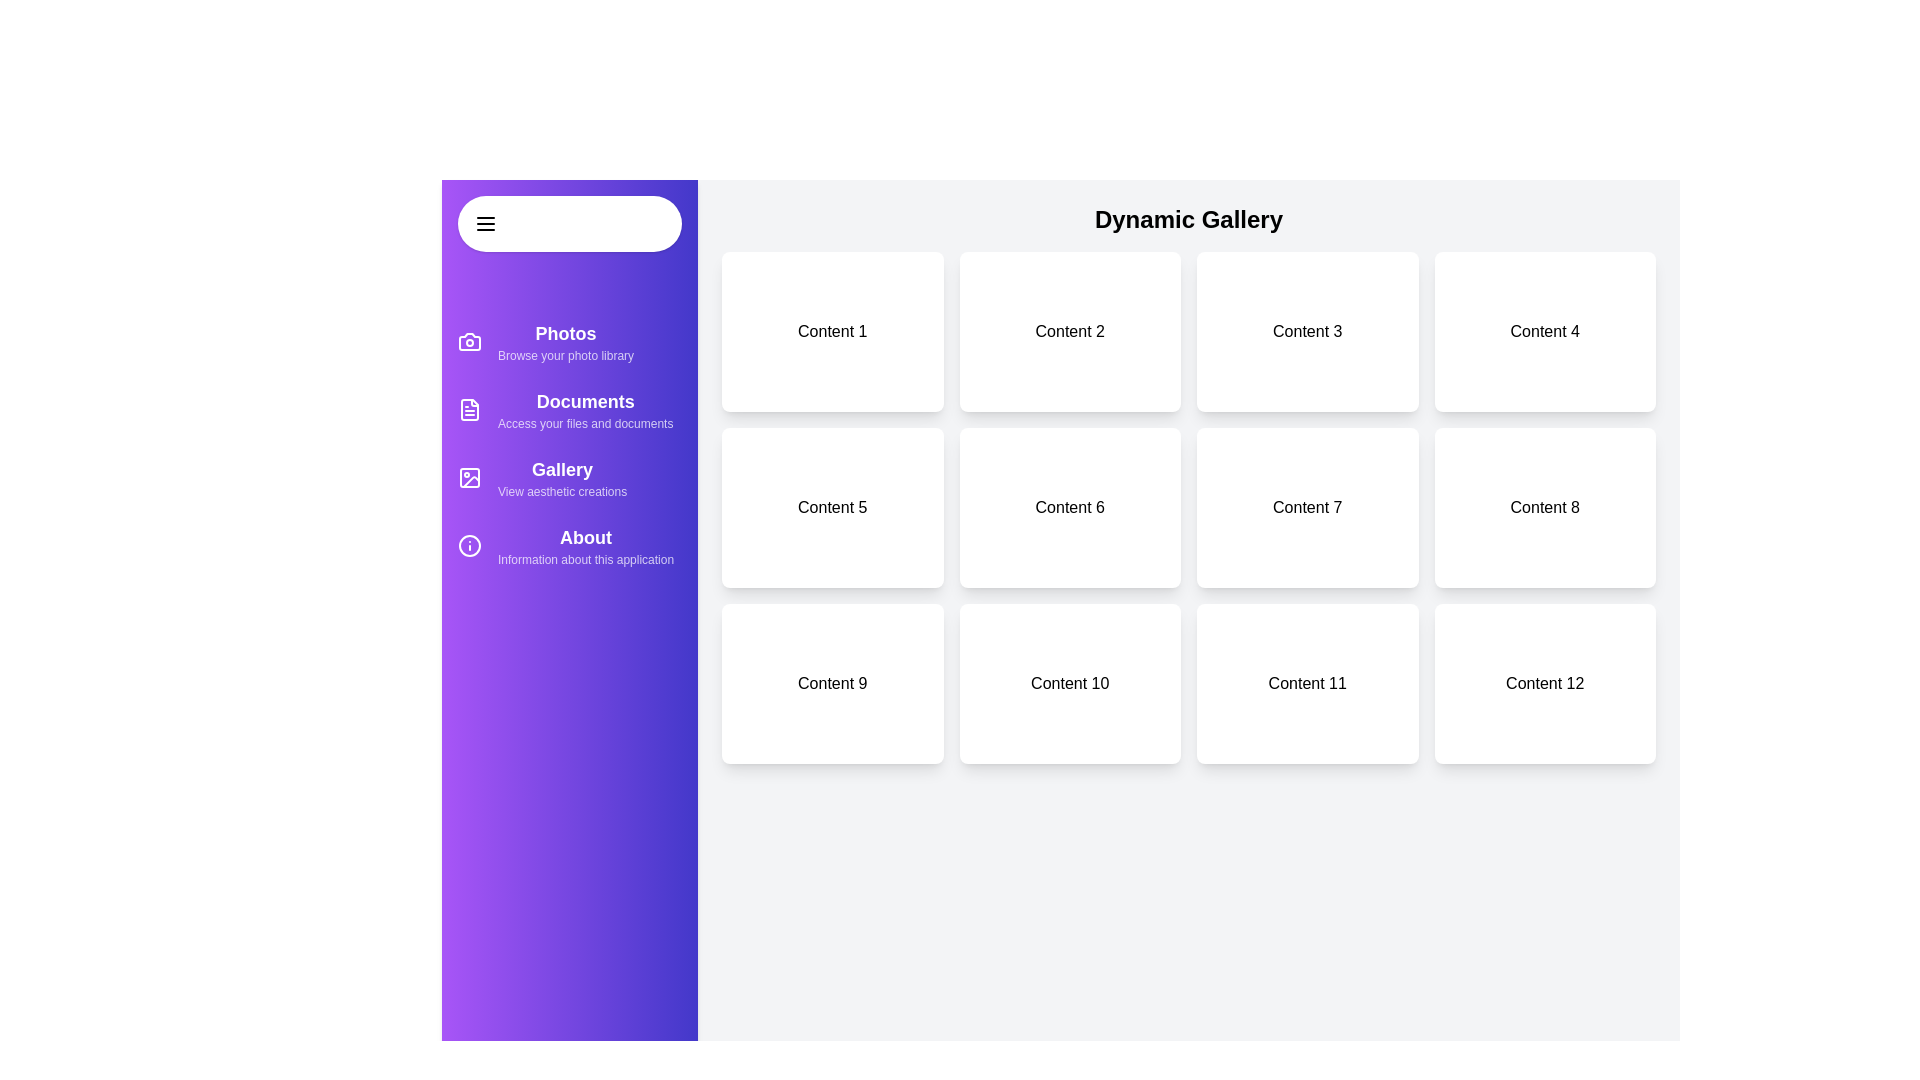 The width and height of the screenshot is (1920, 1080). What do you see at coordinates (569, 408) in the screenshot?
I see `the category item labeled 'Documents' to observe its hover effect` at bounding box center [569, 408].